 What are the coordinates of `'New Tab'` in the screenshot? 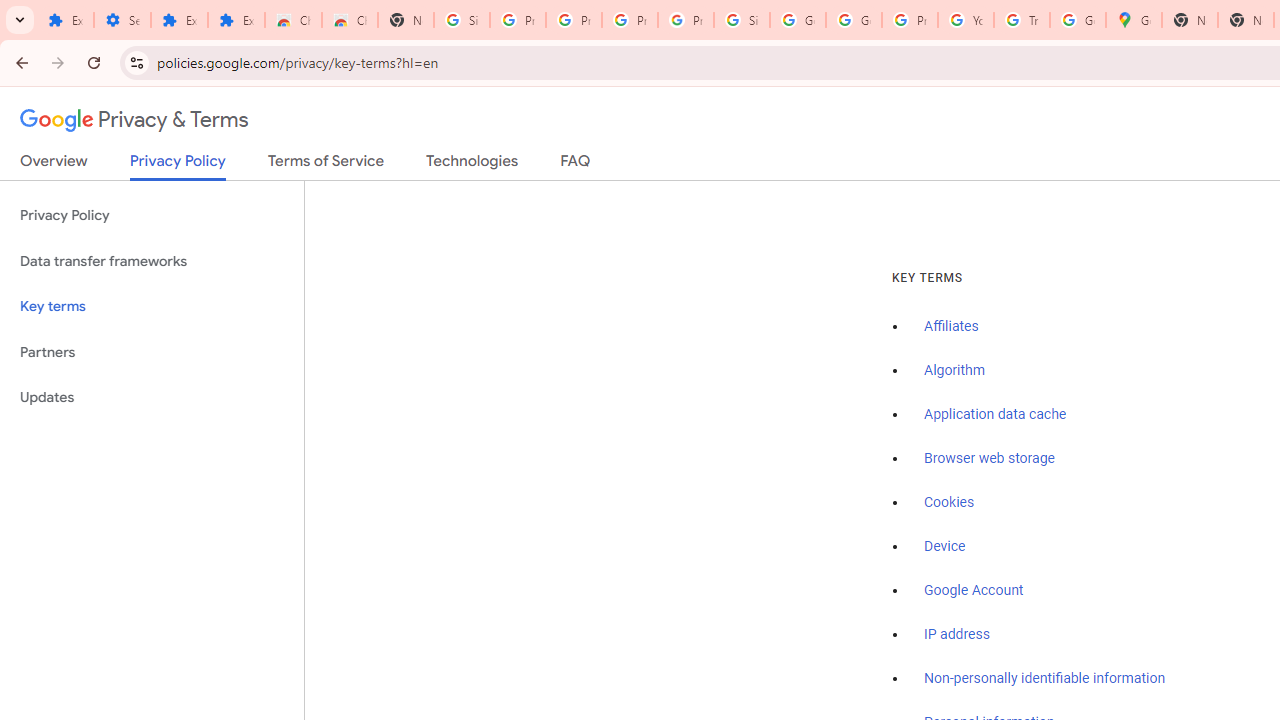 It's located at (404, 20).